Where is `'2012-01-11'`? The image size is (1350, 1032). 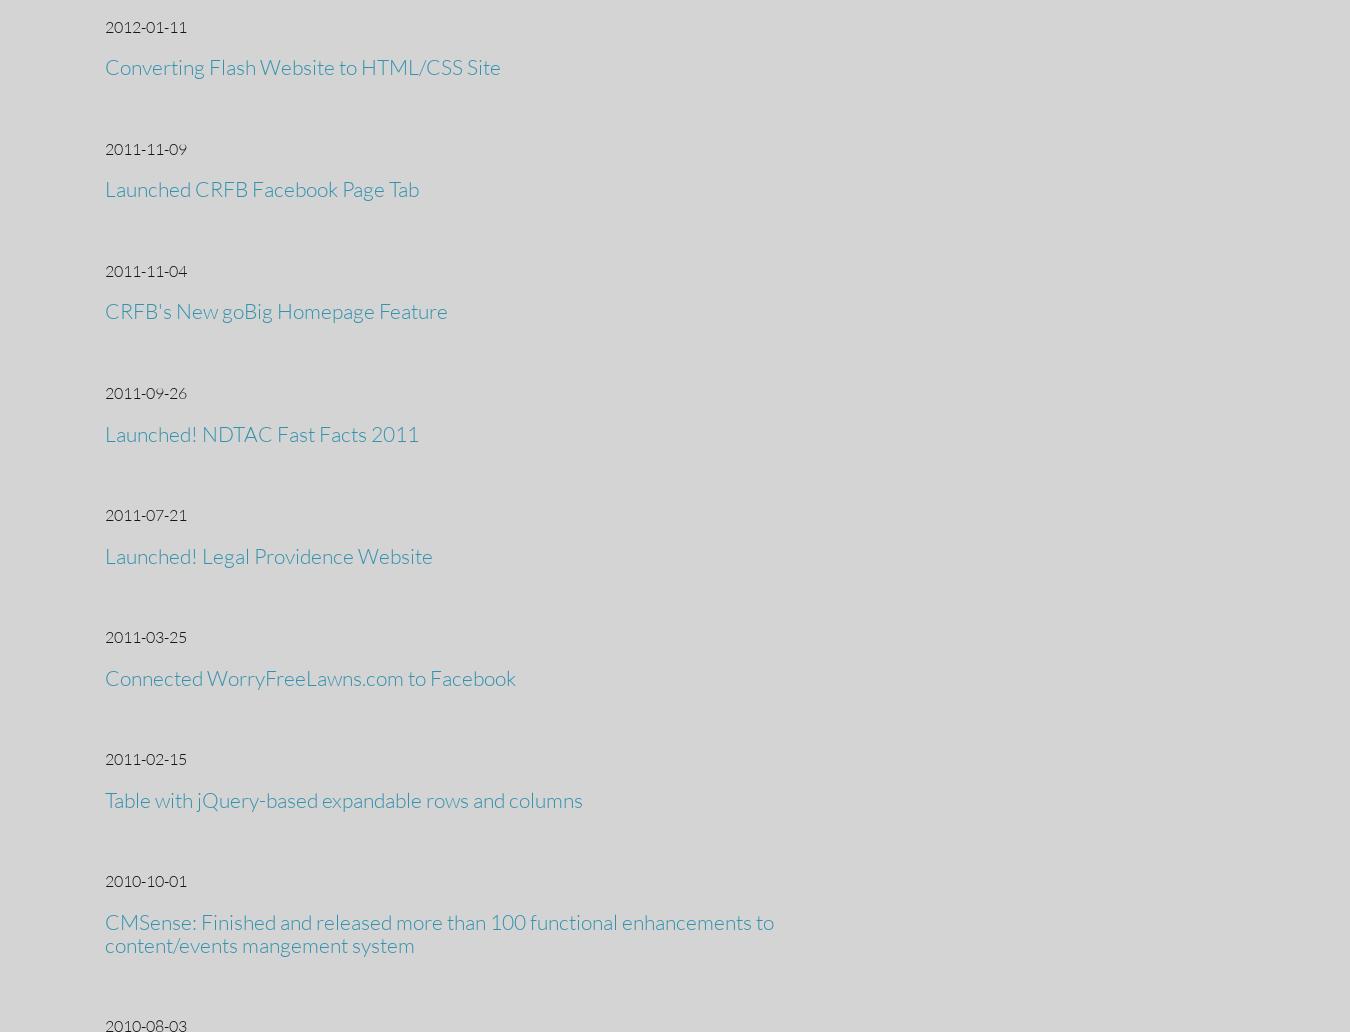 '2012-01-11' is located at coordinates (145, 26).